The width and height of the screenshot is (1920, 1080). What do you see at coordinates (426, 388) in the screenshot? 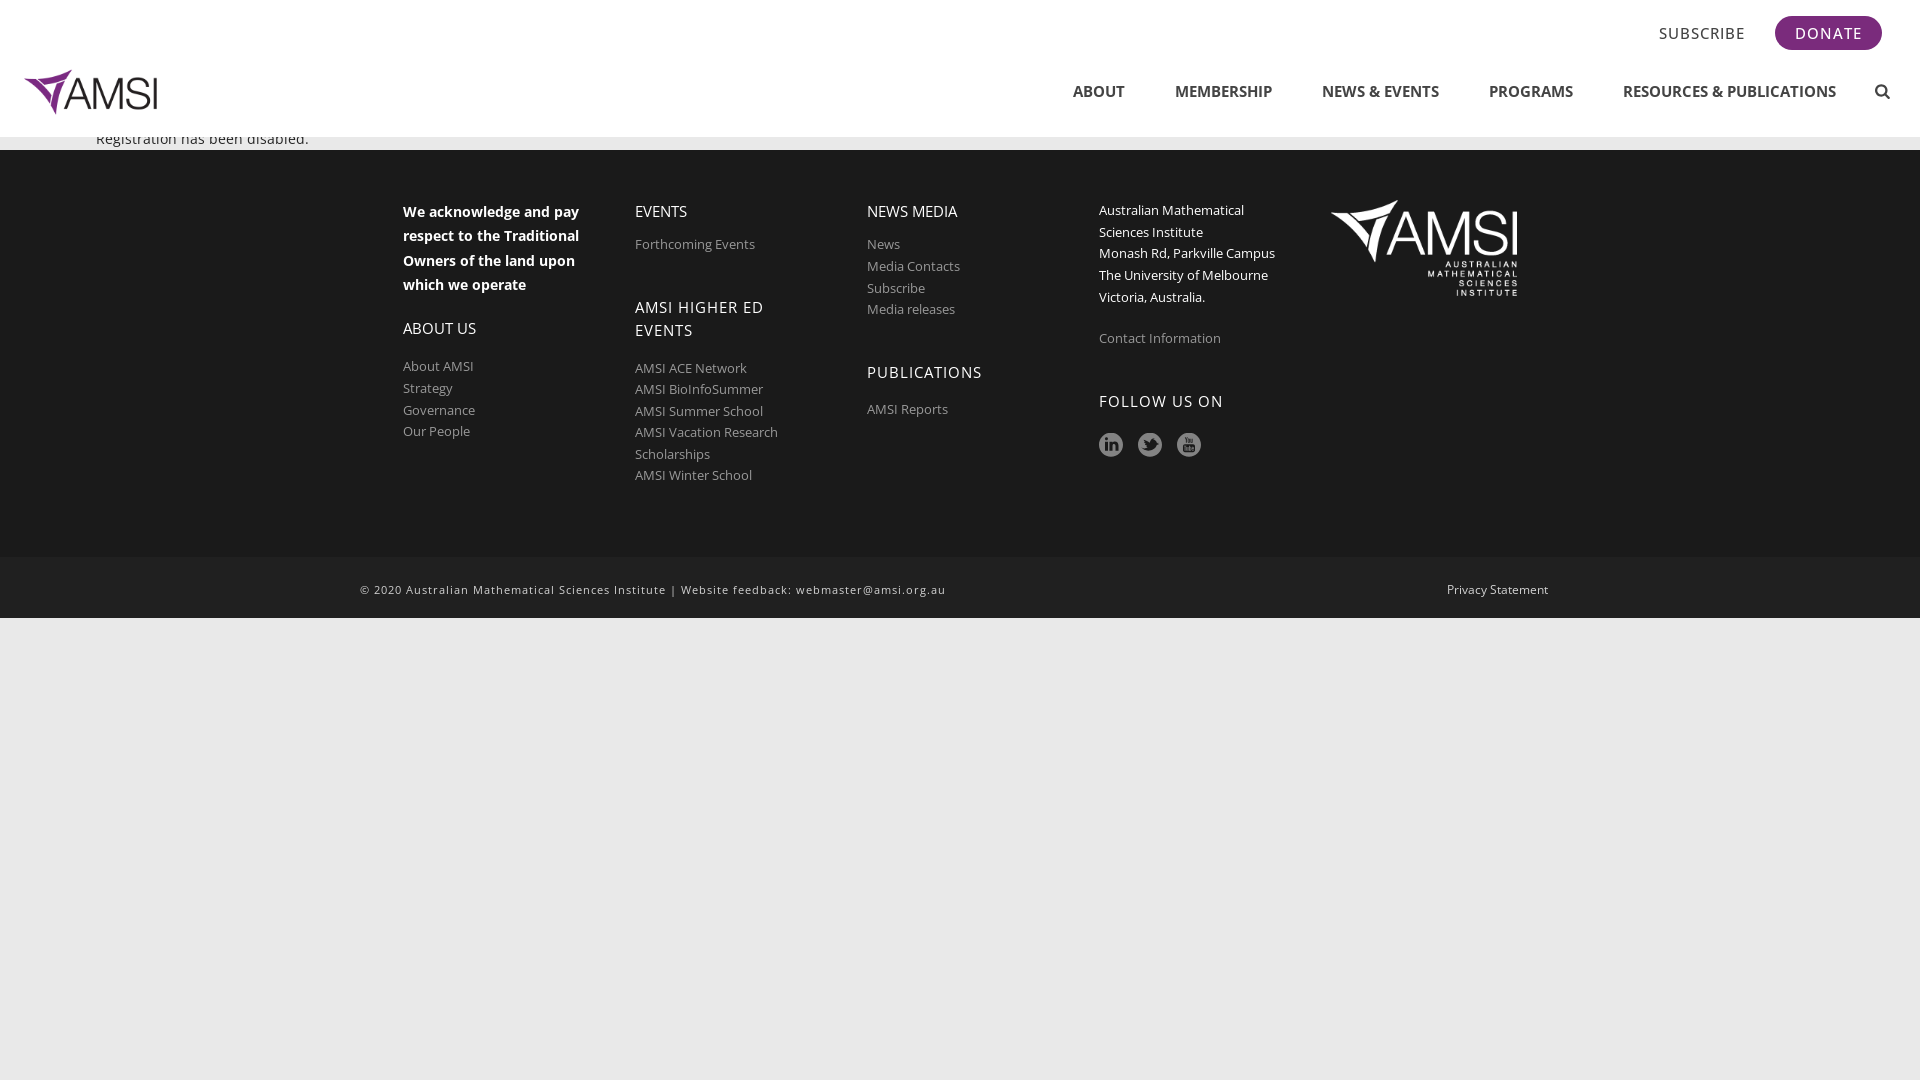
I see `'Strategy'` at bounding box center [426, 388].